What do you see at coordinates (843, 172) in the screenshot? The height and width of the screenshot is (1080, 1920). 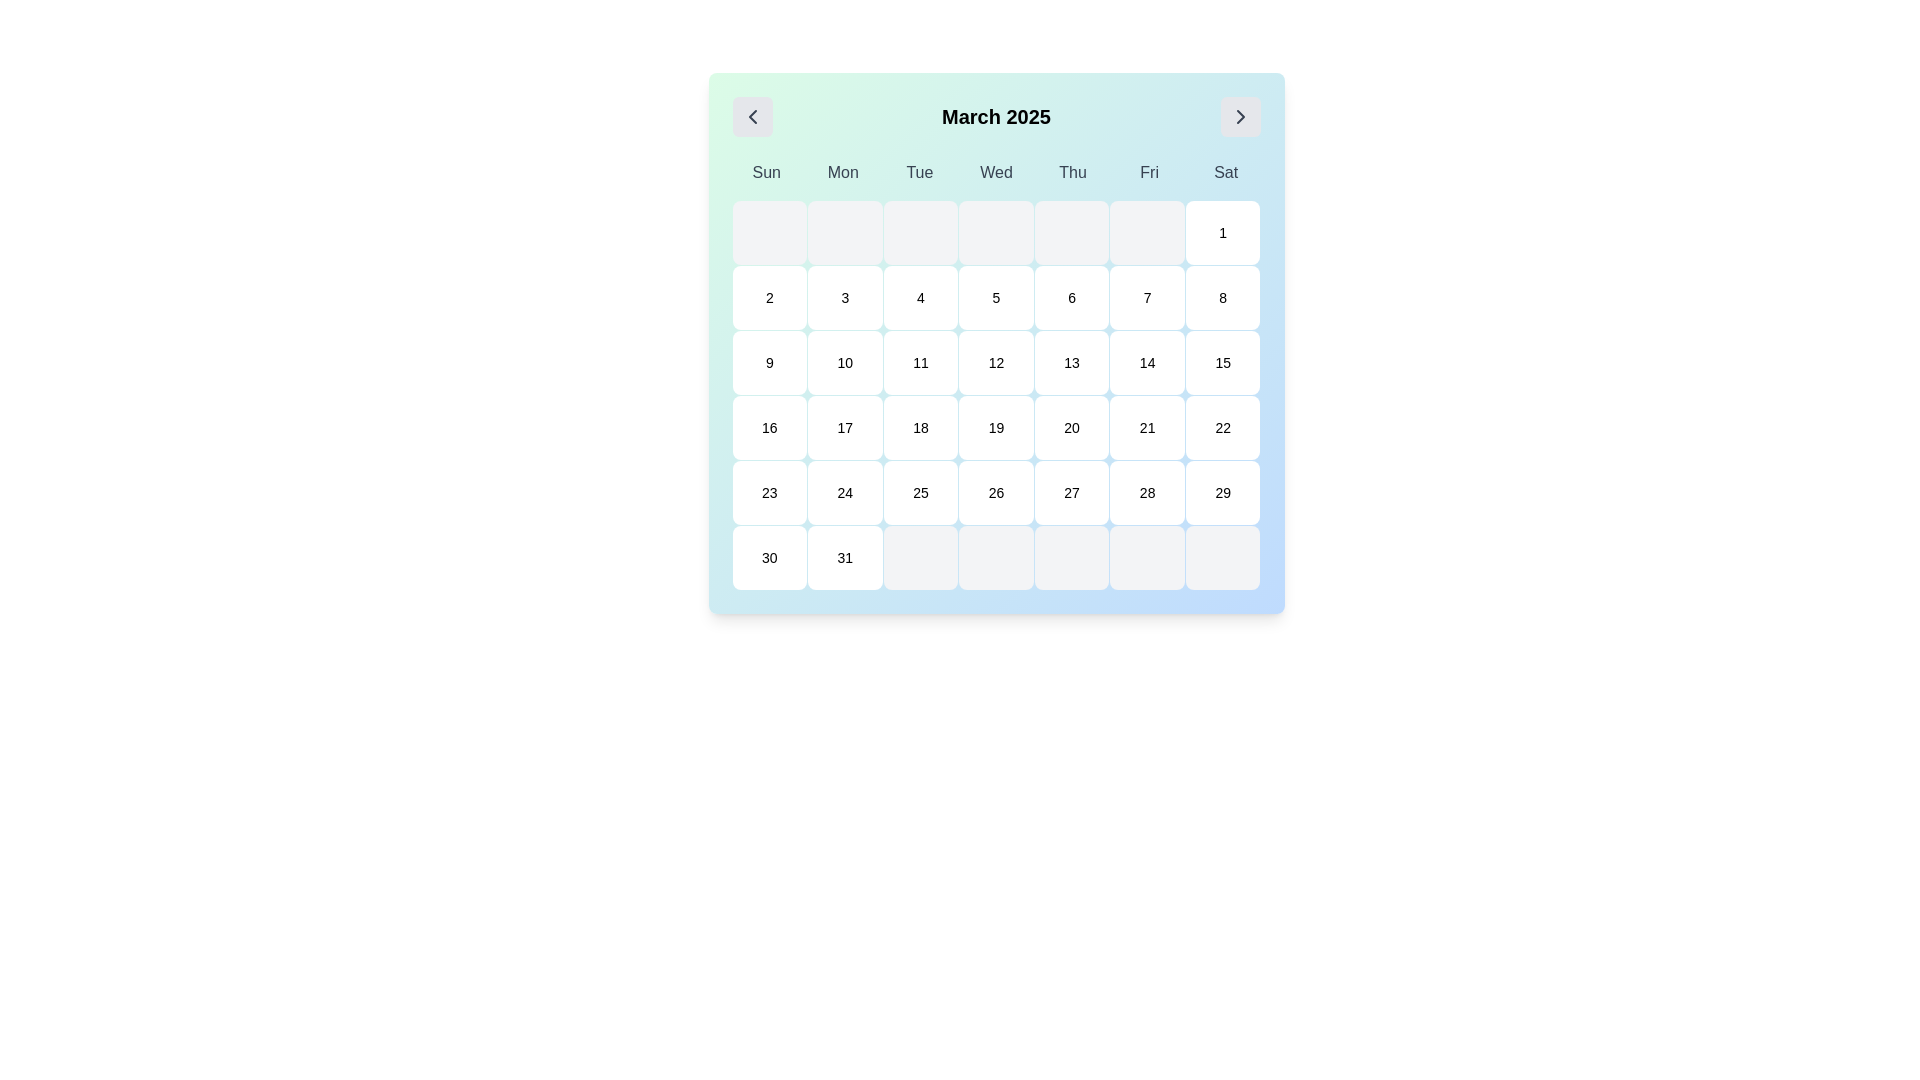 I see `the text label identifying Monday in the calendar view, located under the header 'March 2025', between 'Sun' and 'Tue'` at bounding box center [843, 172].